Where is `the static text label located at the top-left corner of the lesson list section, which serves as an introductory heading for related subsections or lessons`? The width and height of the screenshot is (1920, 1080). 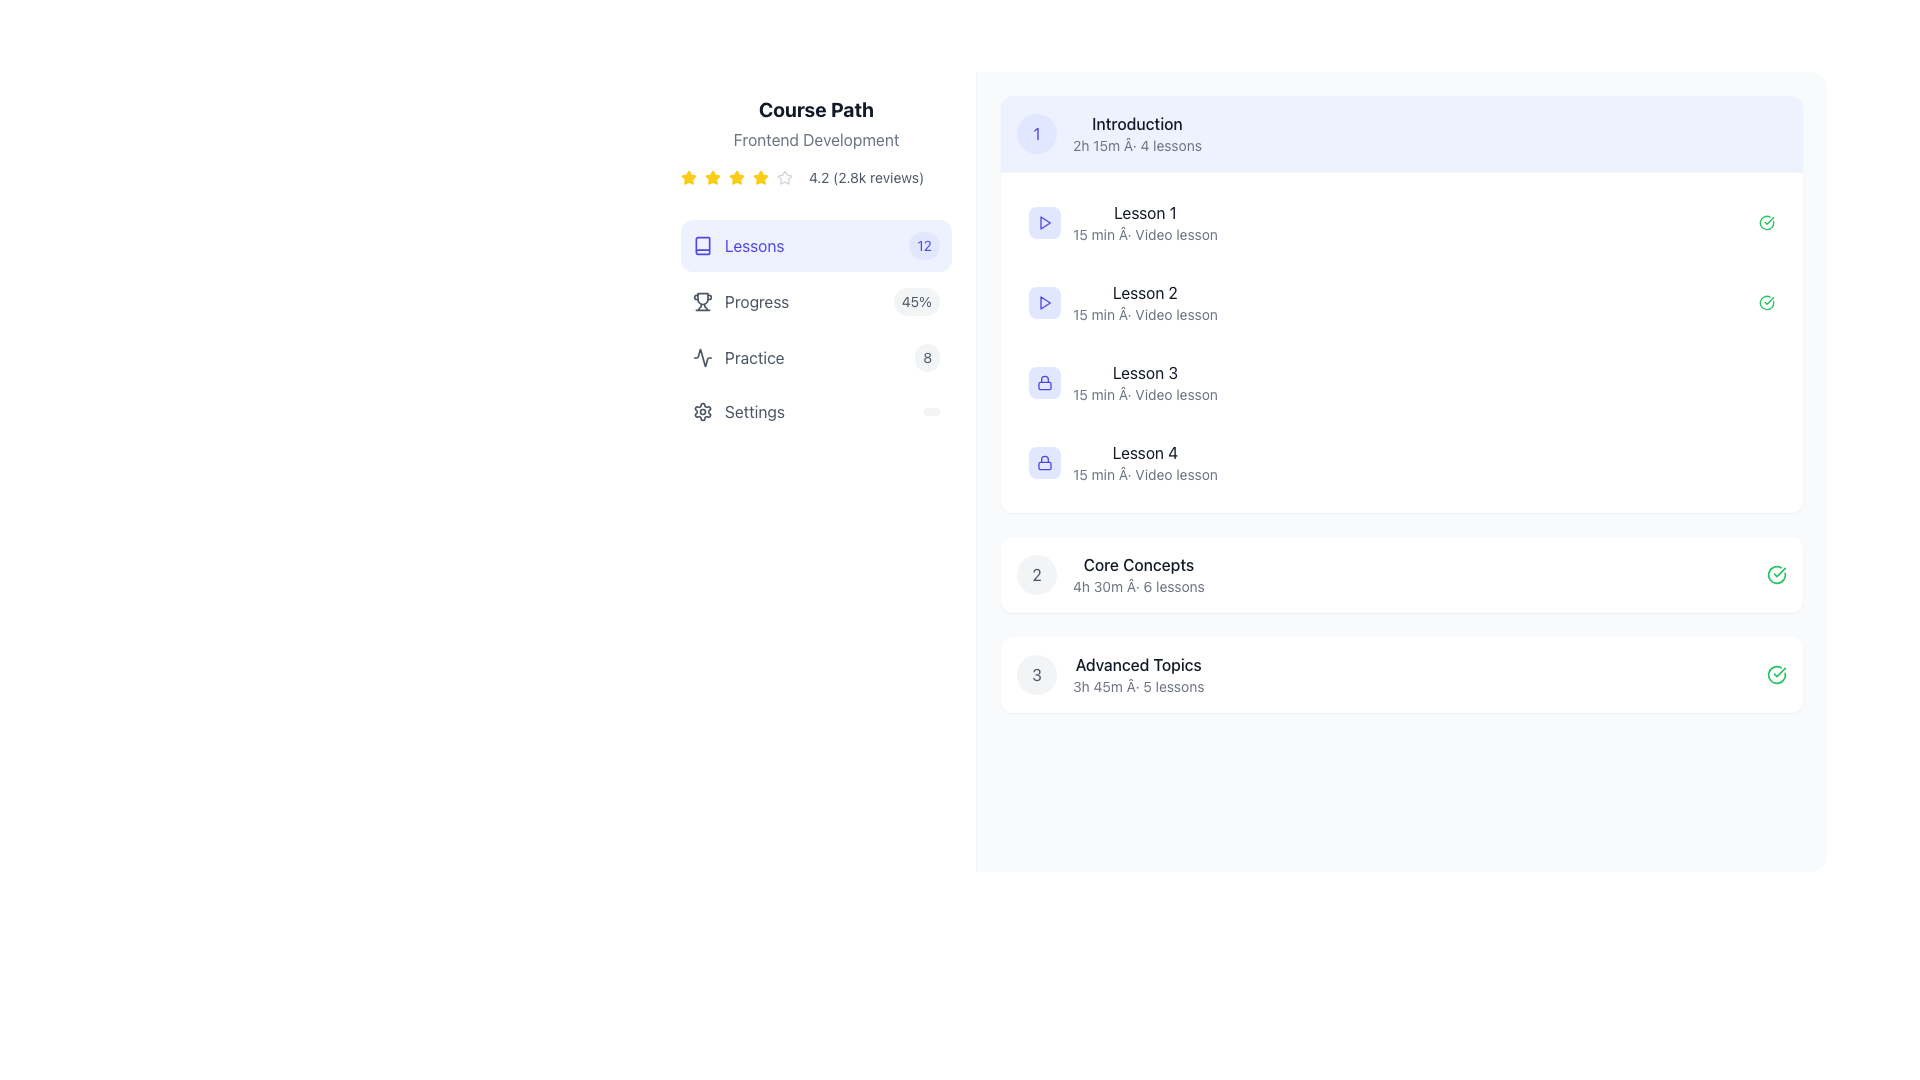 the static text label located at the top-left corner of the lesson list section, which serves as an introductory heading for related subsections or lessons is located at coordinates (1137, 123).